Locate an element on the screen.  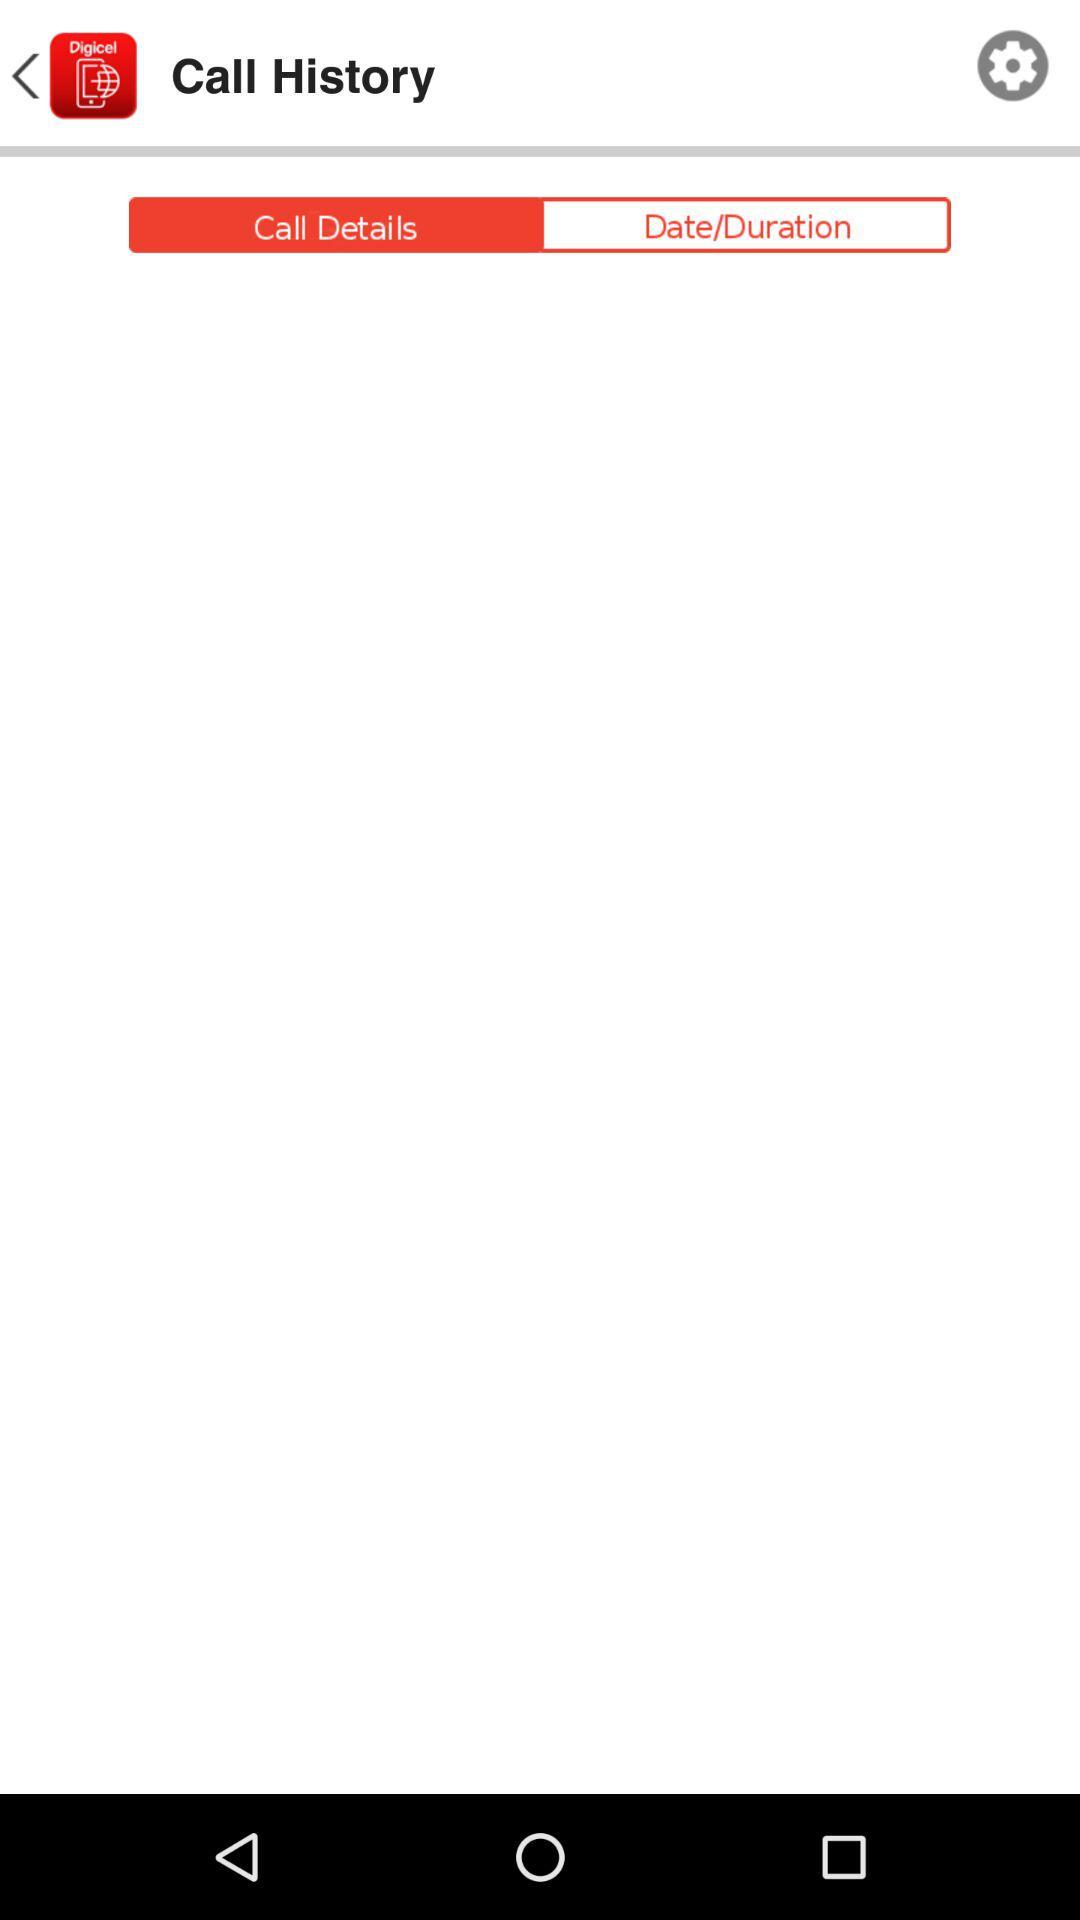
go back is located at coordinates (71, 76).